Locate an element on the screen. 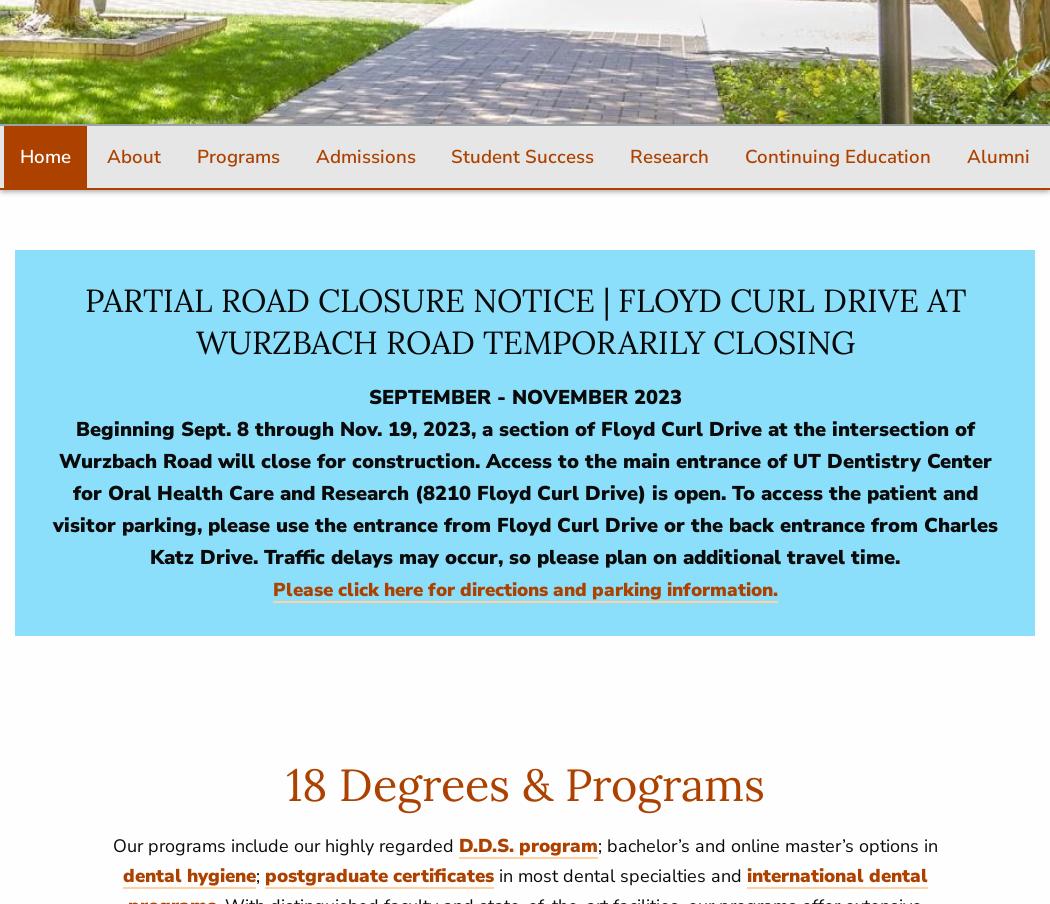  'dental hygiene' is located at coordinates (188, 874).